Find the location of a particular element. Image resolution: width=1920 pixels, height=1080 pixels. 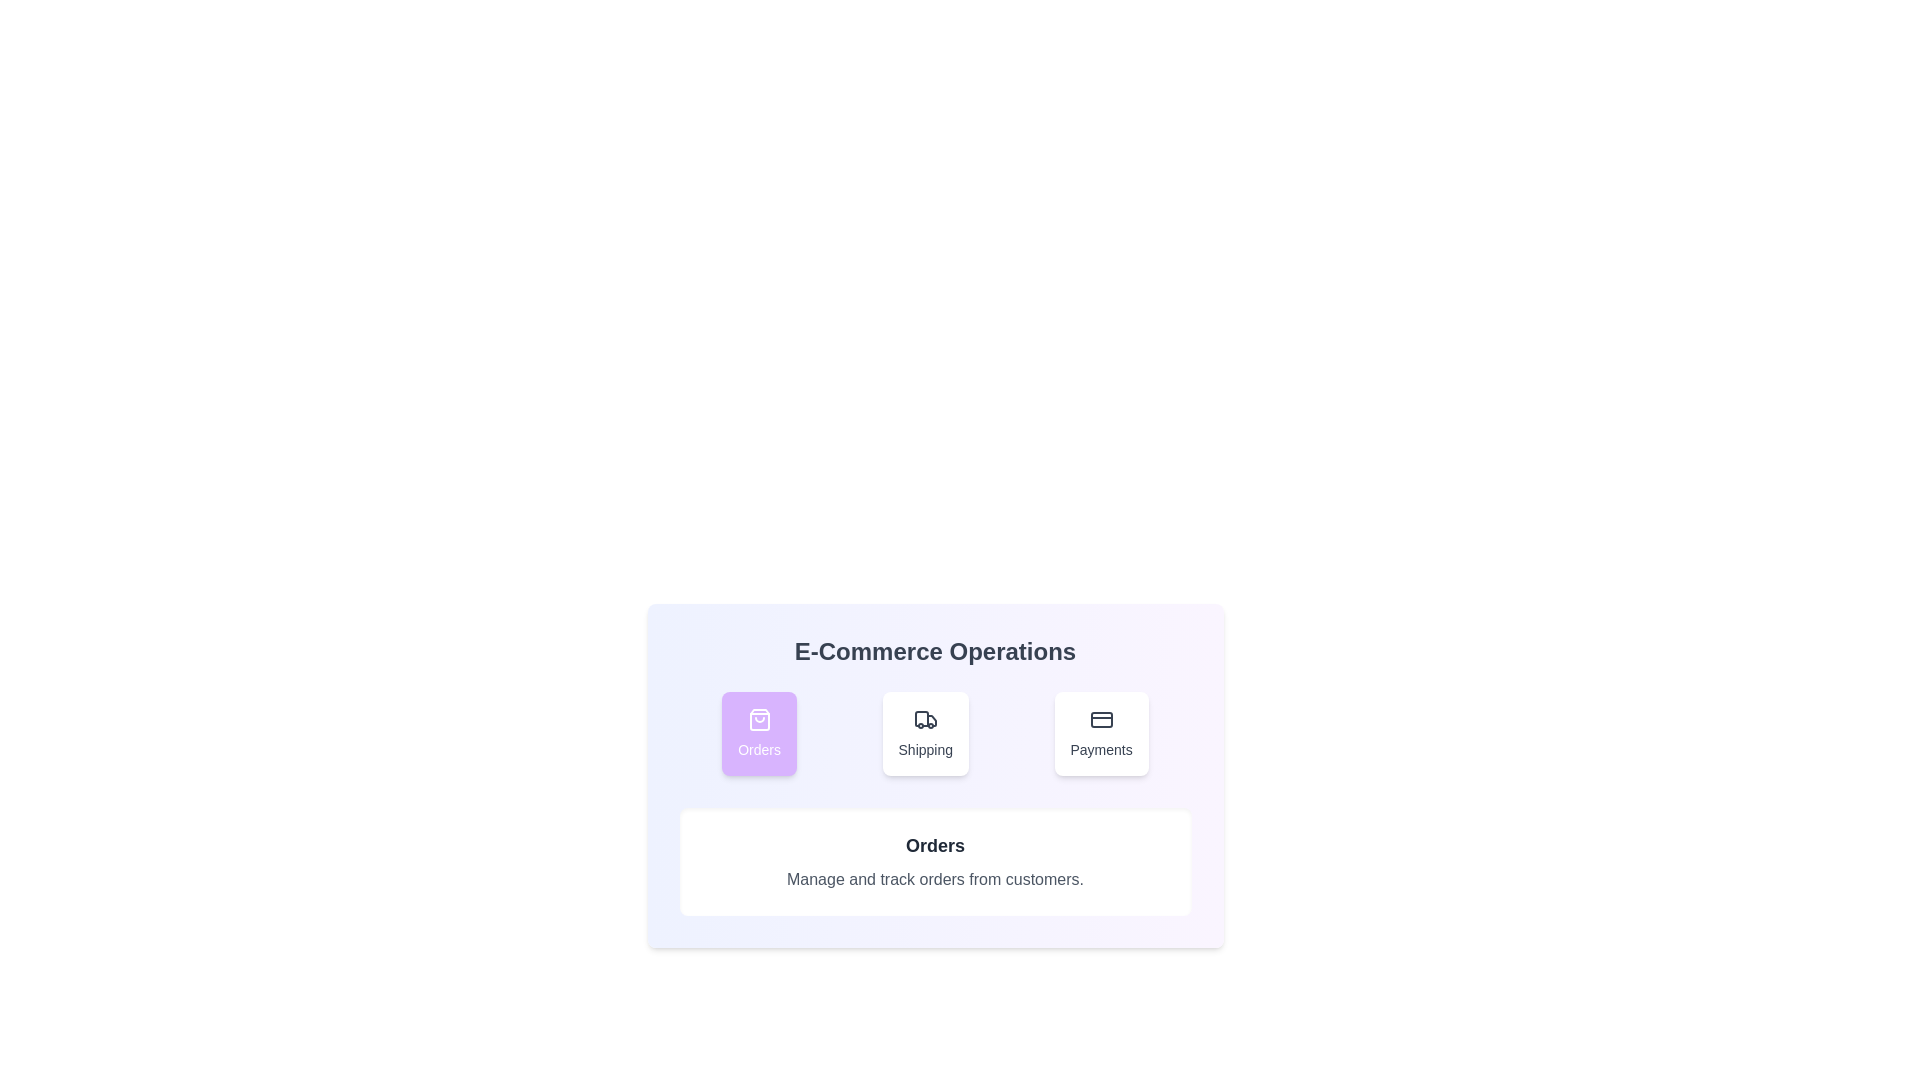

the payment icon located in the 'Payments' button group is located at coordinates (1100, 720).